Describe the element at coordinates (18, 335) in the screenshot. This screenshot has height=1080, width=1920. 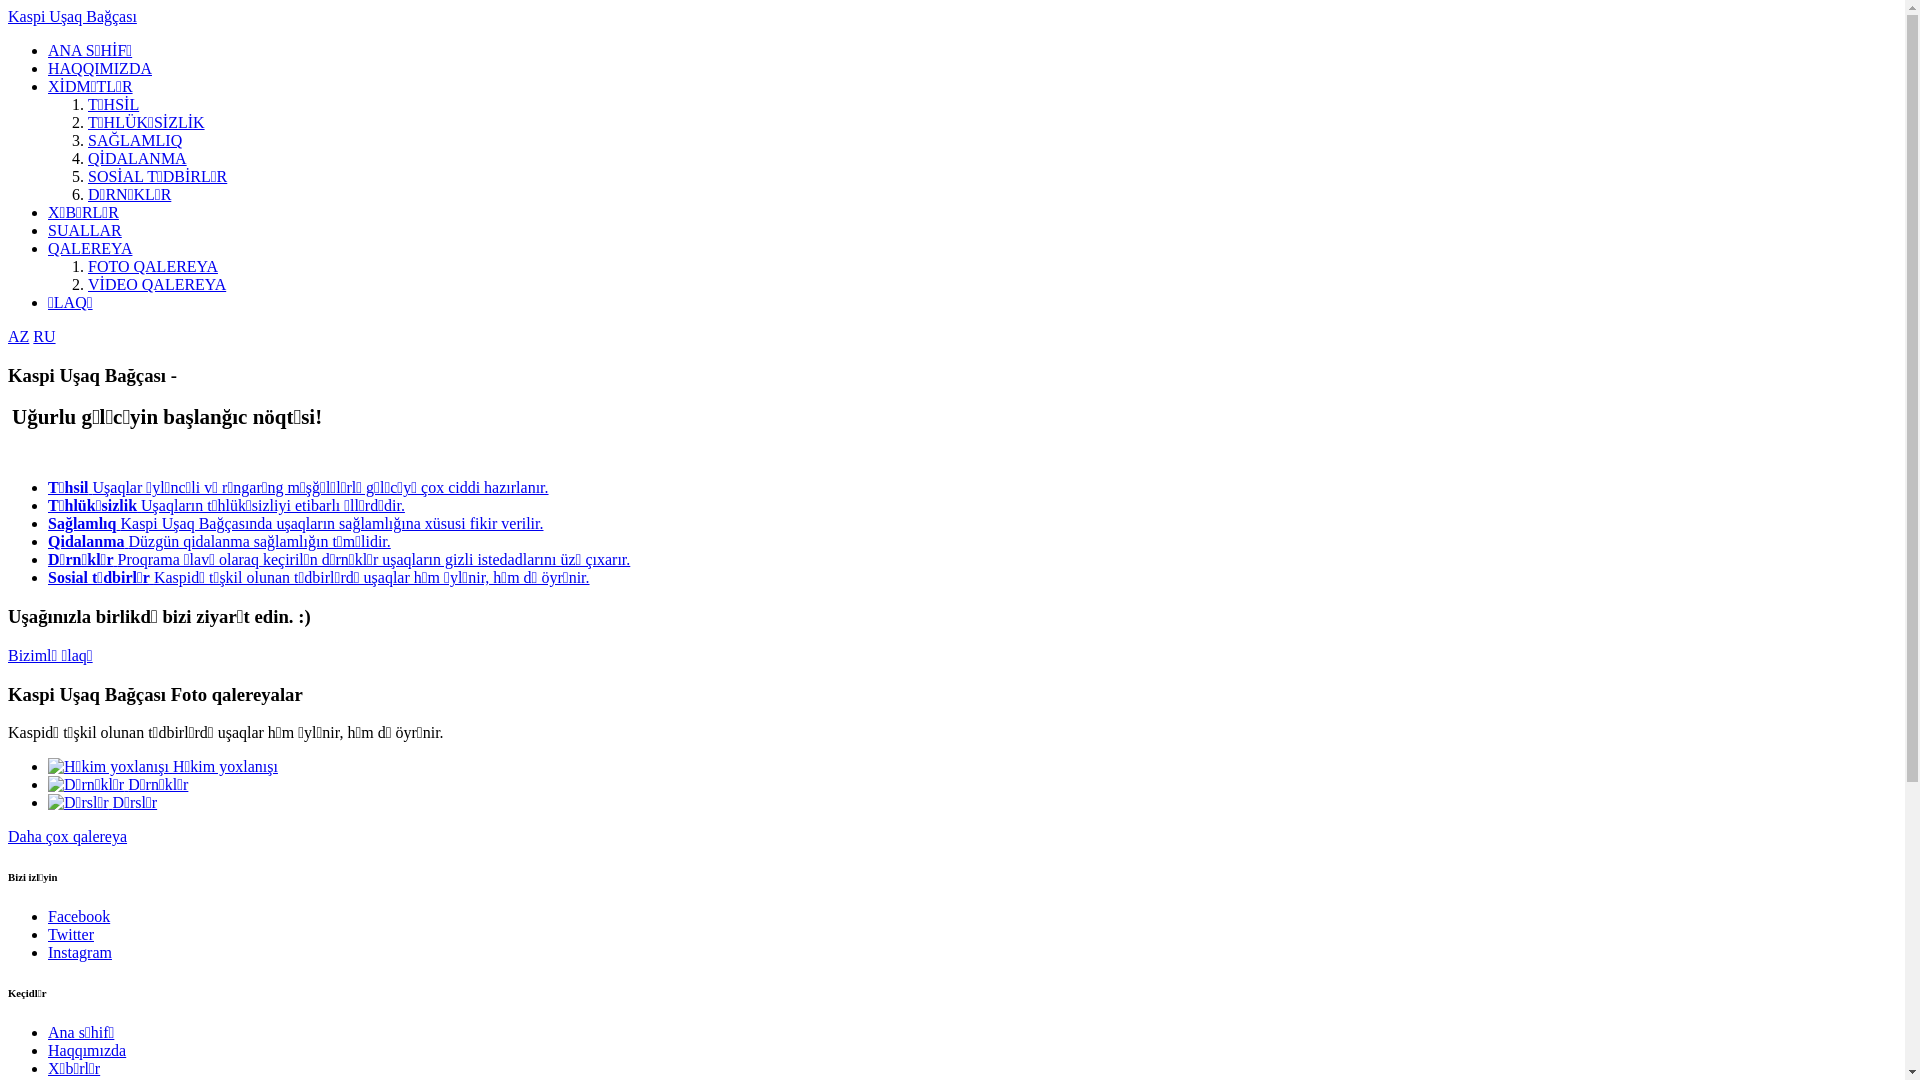
I see `'AZ'` at that location.